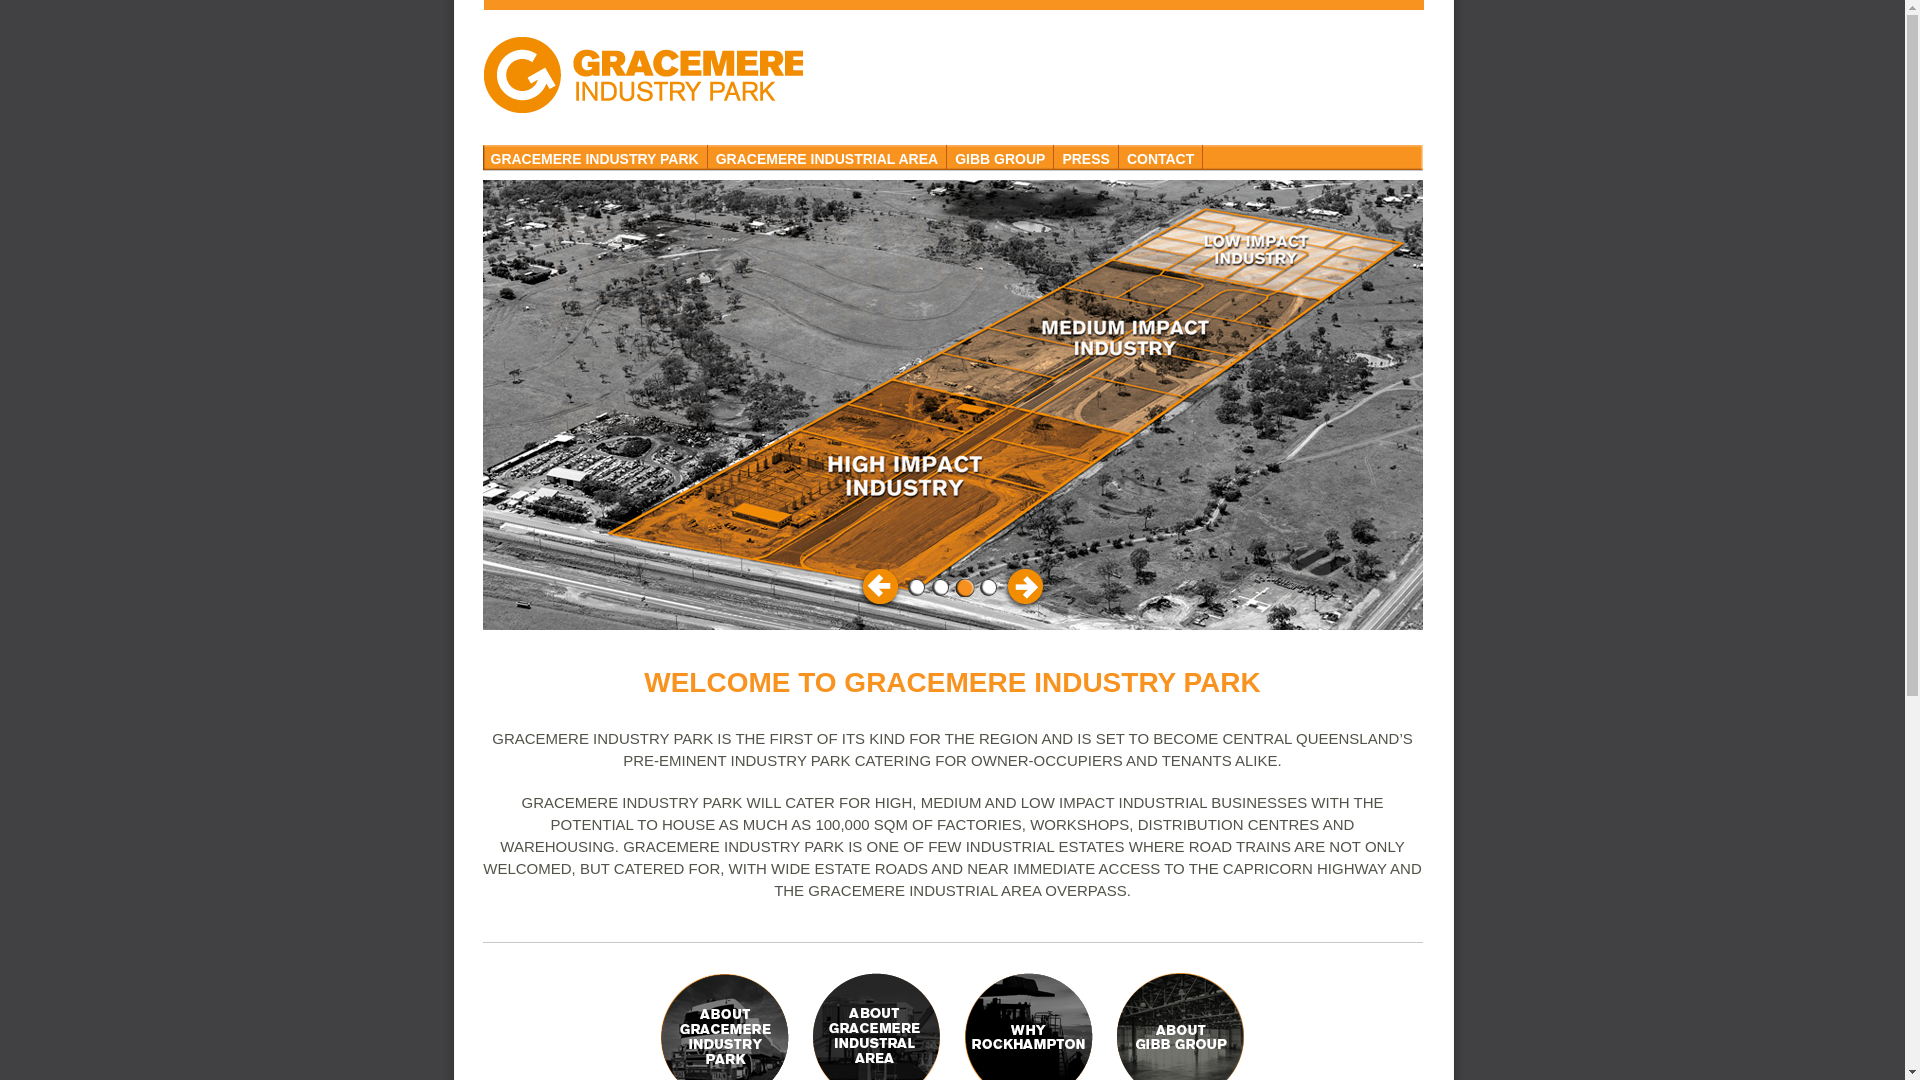 The width and height of the screenshot is (1920, 1080). Describe the element at coordinates (964, 586) in the screenshot. I see `'3'` at that location.